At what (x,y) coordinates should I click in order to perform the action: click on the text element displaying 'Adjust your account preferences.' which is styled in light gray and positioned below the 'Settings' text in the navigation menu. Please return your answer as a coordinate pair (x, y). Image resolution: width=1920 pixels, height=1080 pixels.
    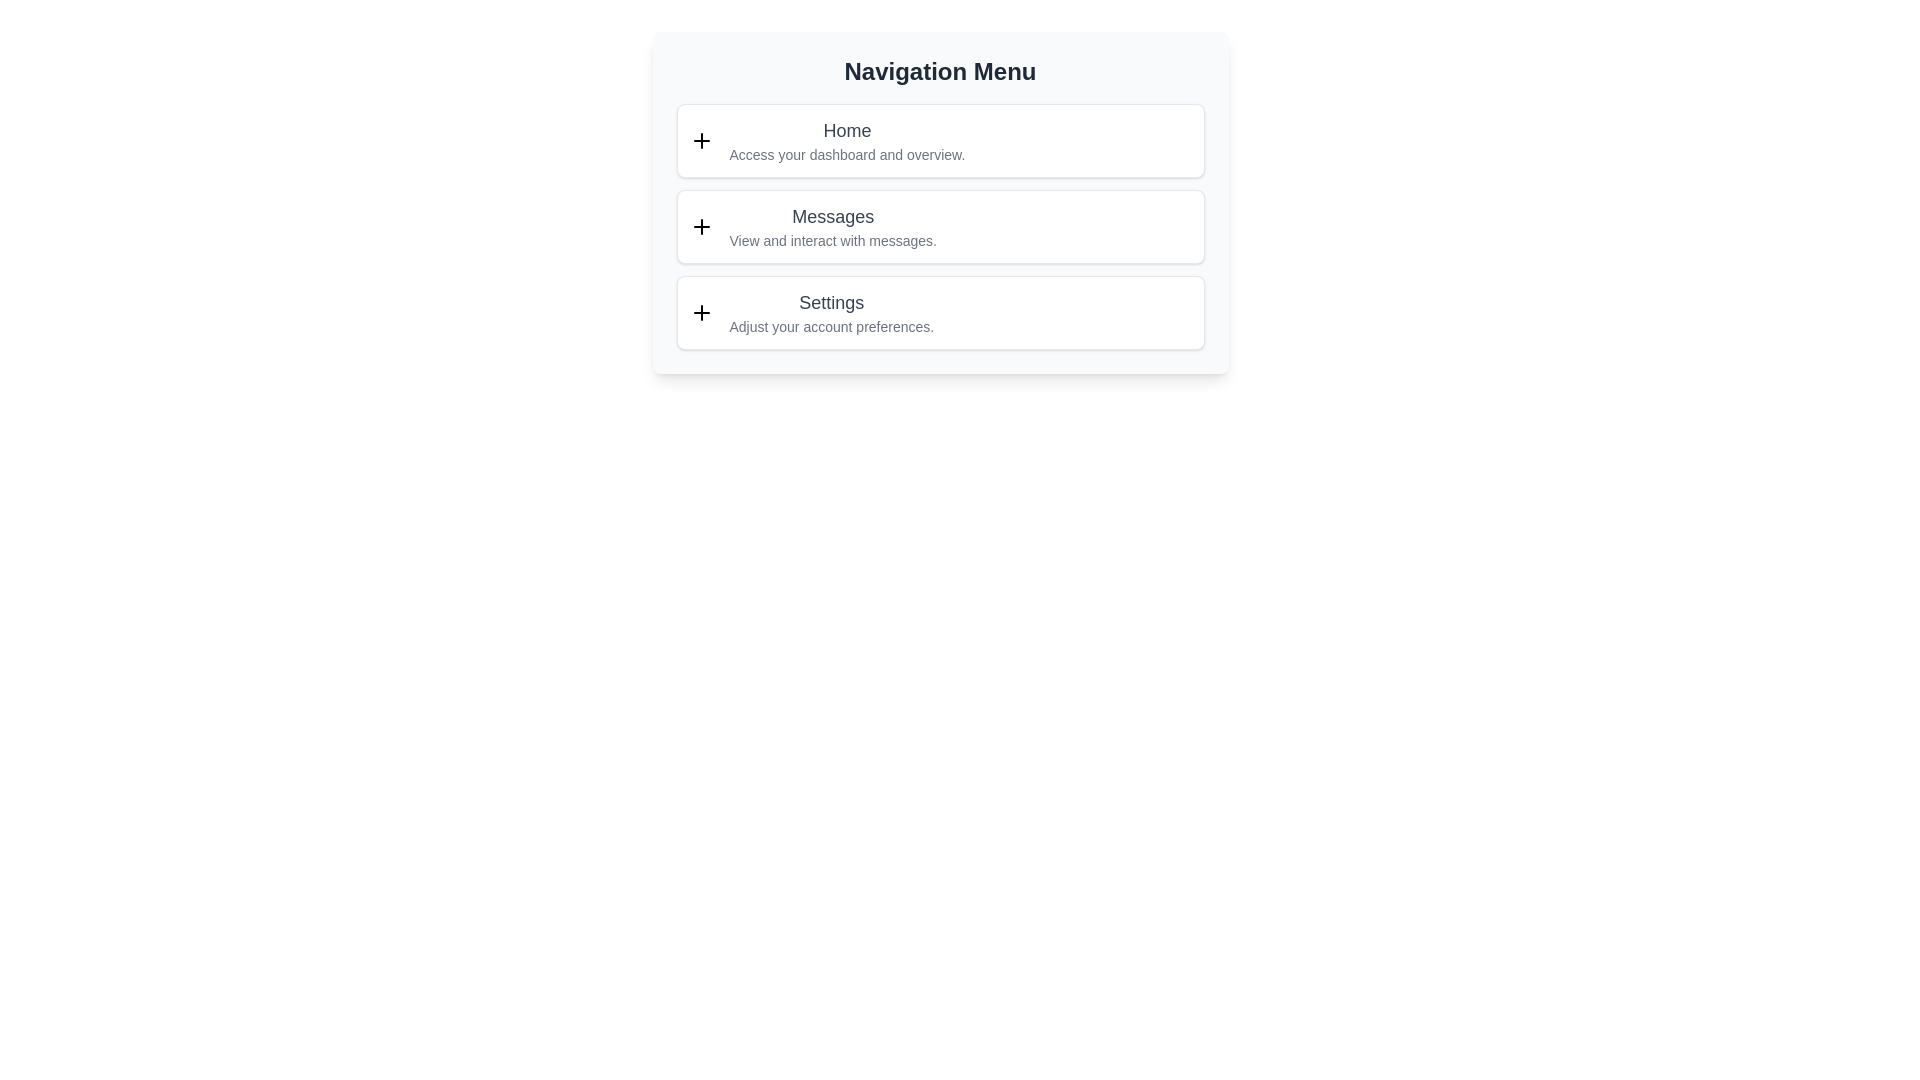
    Looking at the image, I should click on (831, 326).